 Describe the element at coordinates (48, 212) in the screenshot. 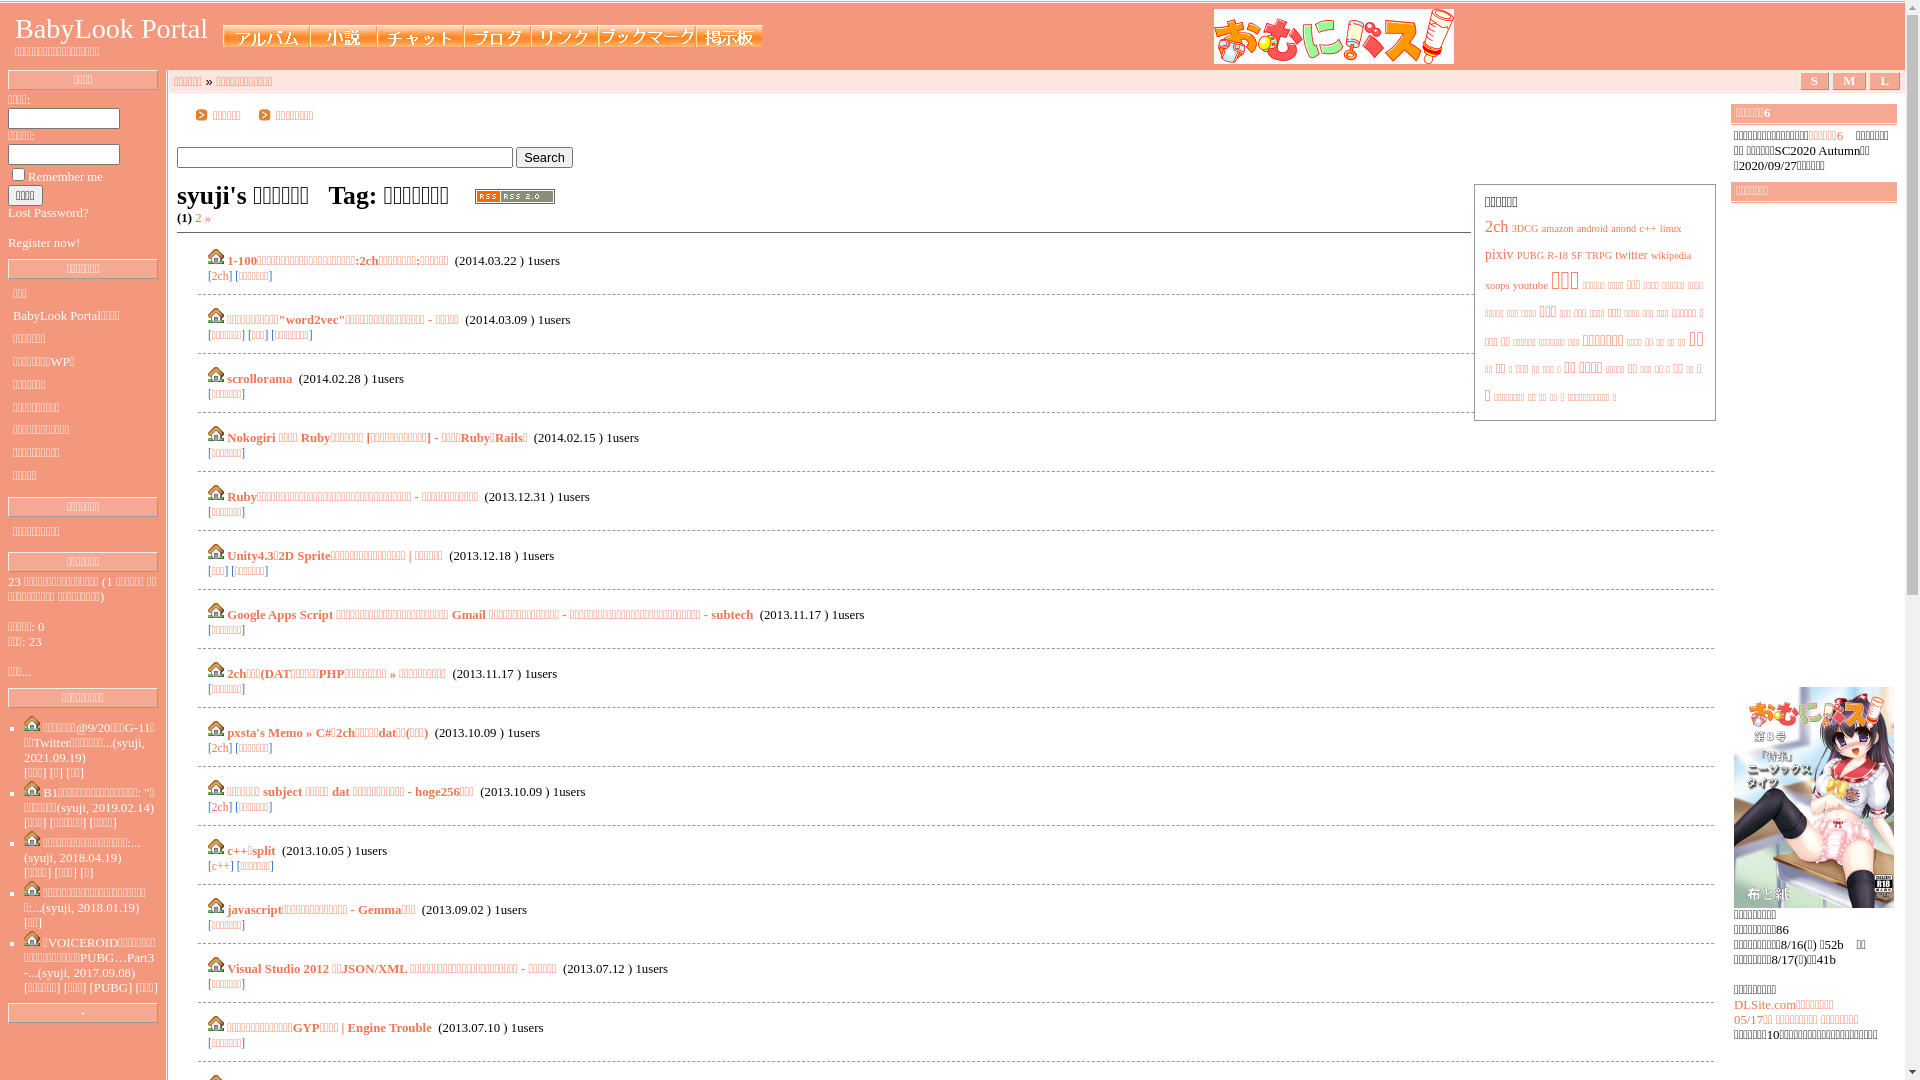

I see `'Lost Password?'` at that location.